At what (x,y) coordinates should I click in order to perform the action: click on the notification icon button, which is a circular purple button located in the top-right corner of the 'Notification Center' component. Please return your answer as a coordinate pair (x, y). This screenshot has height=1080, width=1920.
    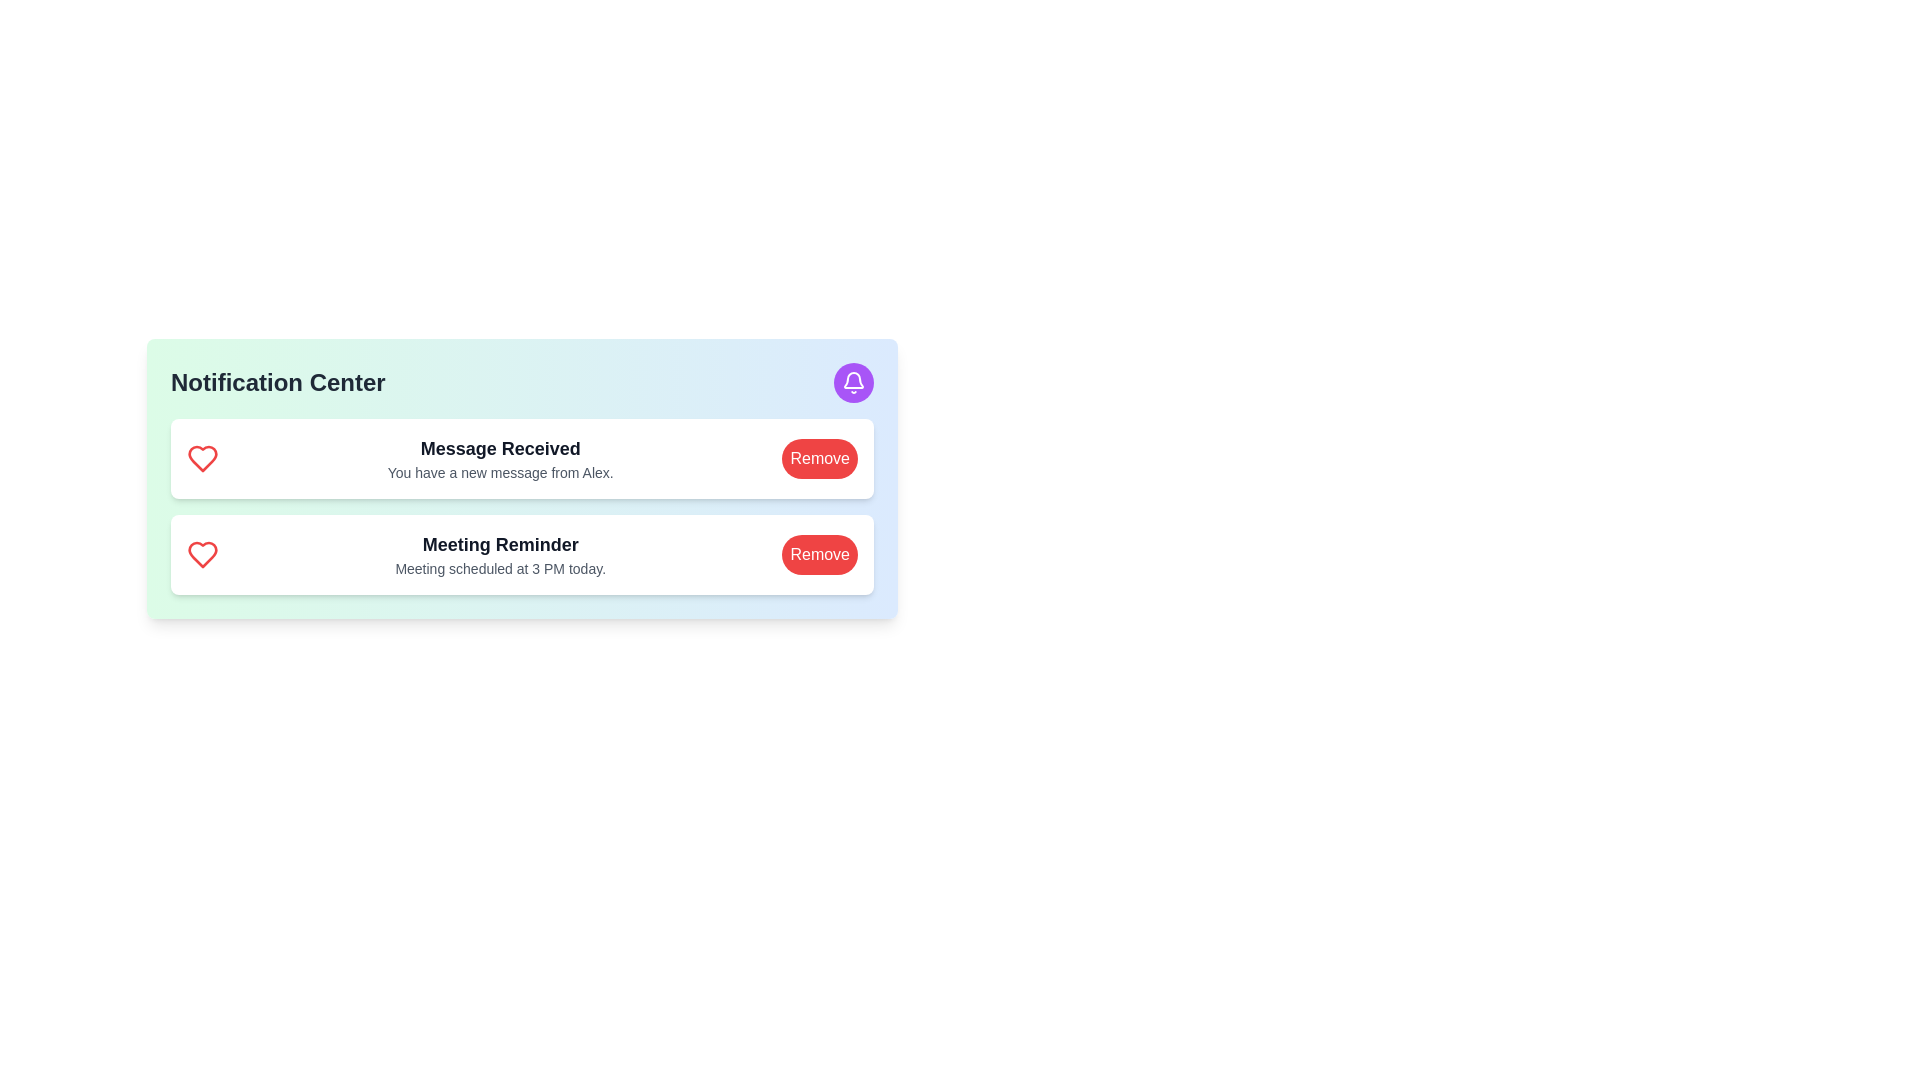
    Looking at the image, I should click on (854, 382).